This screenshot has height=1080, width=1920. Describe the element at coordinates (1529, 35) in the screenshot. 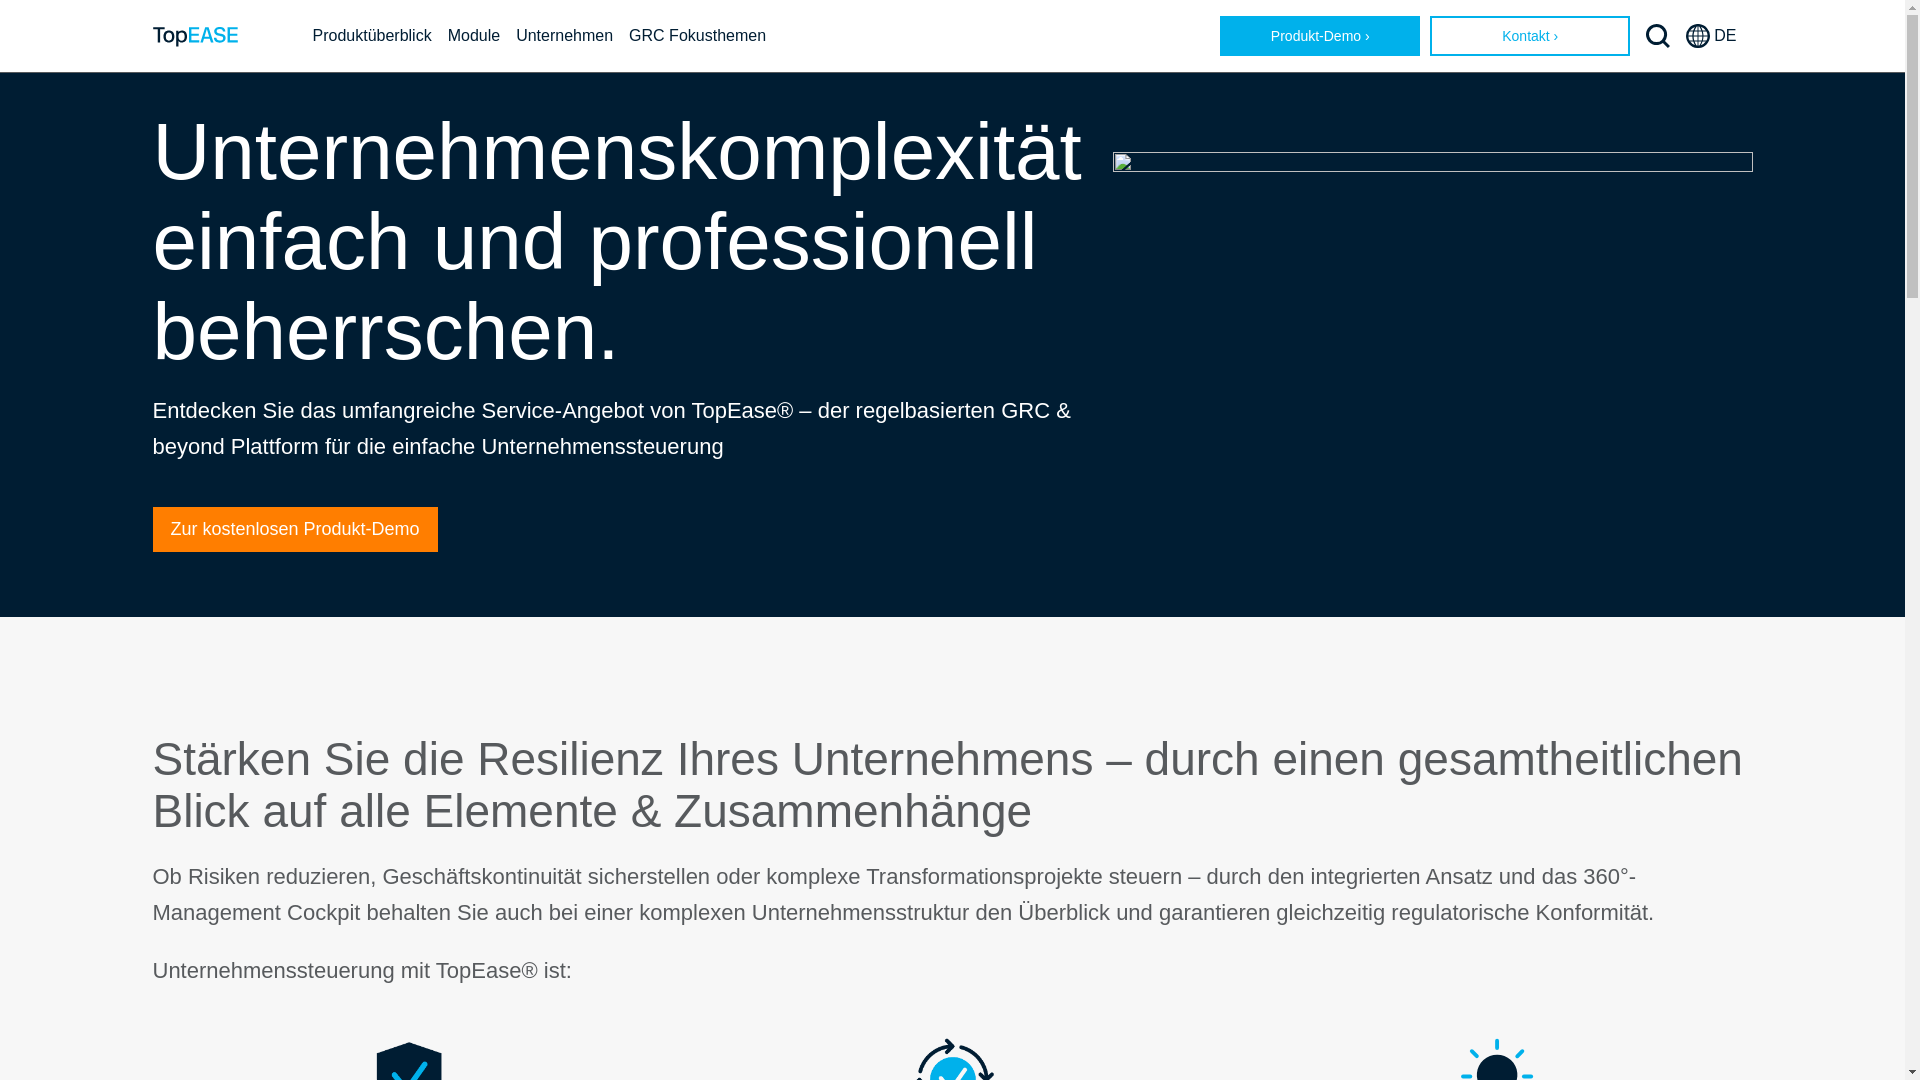

I see `'Kontakt'` at that location.